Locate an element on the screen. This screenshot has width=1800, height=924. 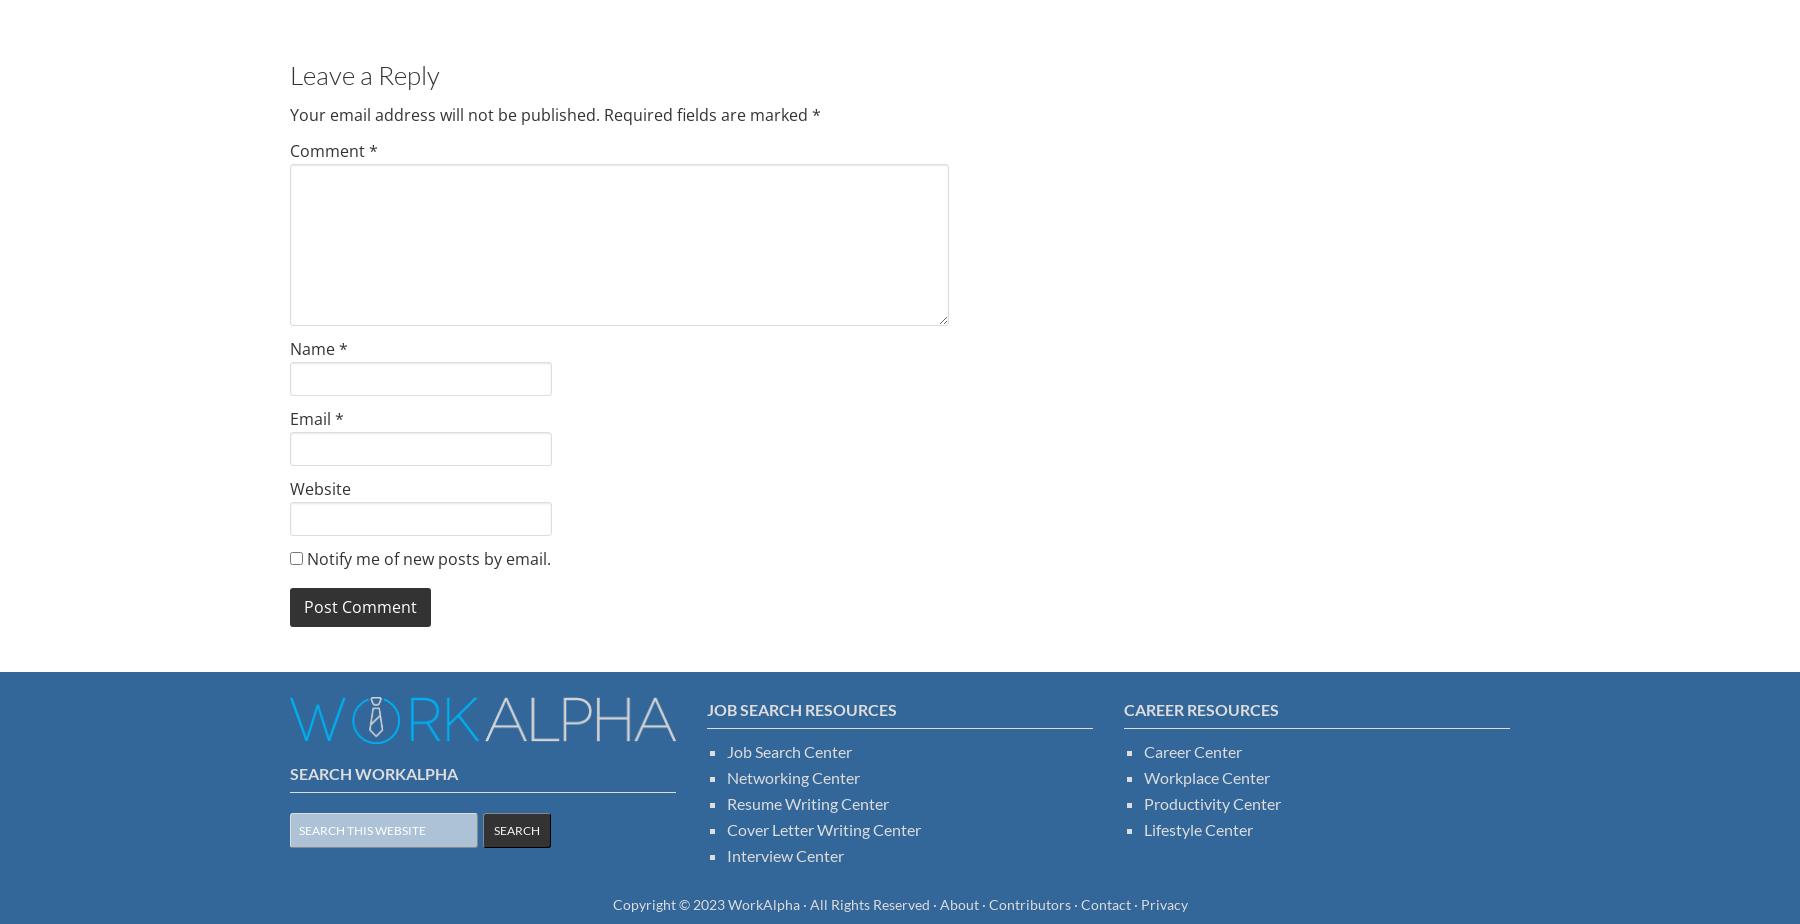
'Contributors' is located at coordinates (1029, 903).